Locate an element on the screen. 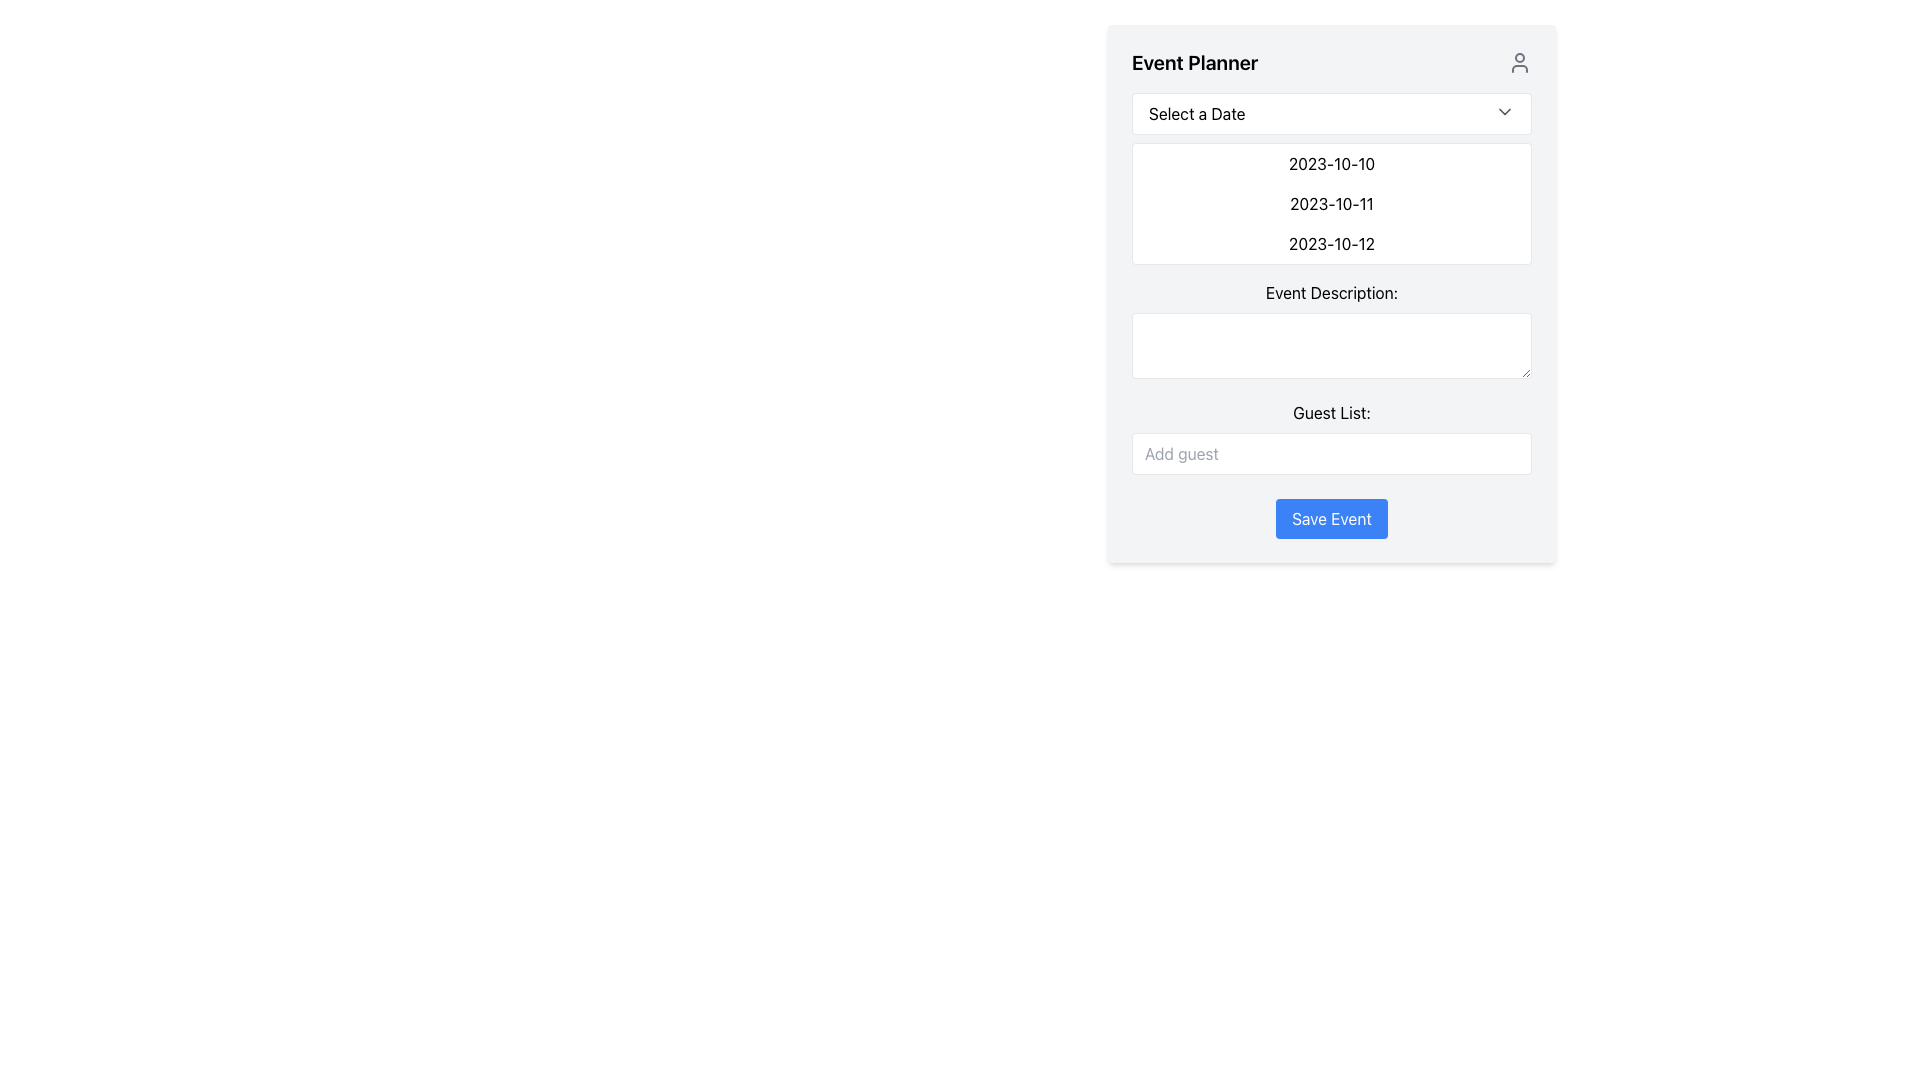 The image size is (1920, 1080). the Dropdown menu for date selection located at the top of the 'Event Planner' form, which toggles the visibility of date options is located at coordinates (1331, 114).